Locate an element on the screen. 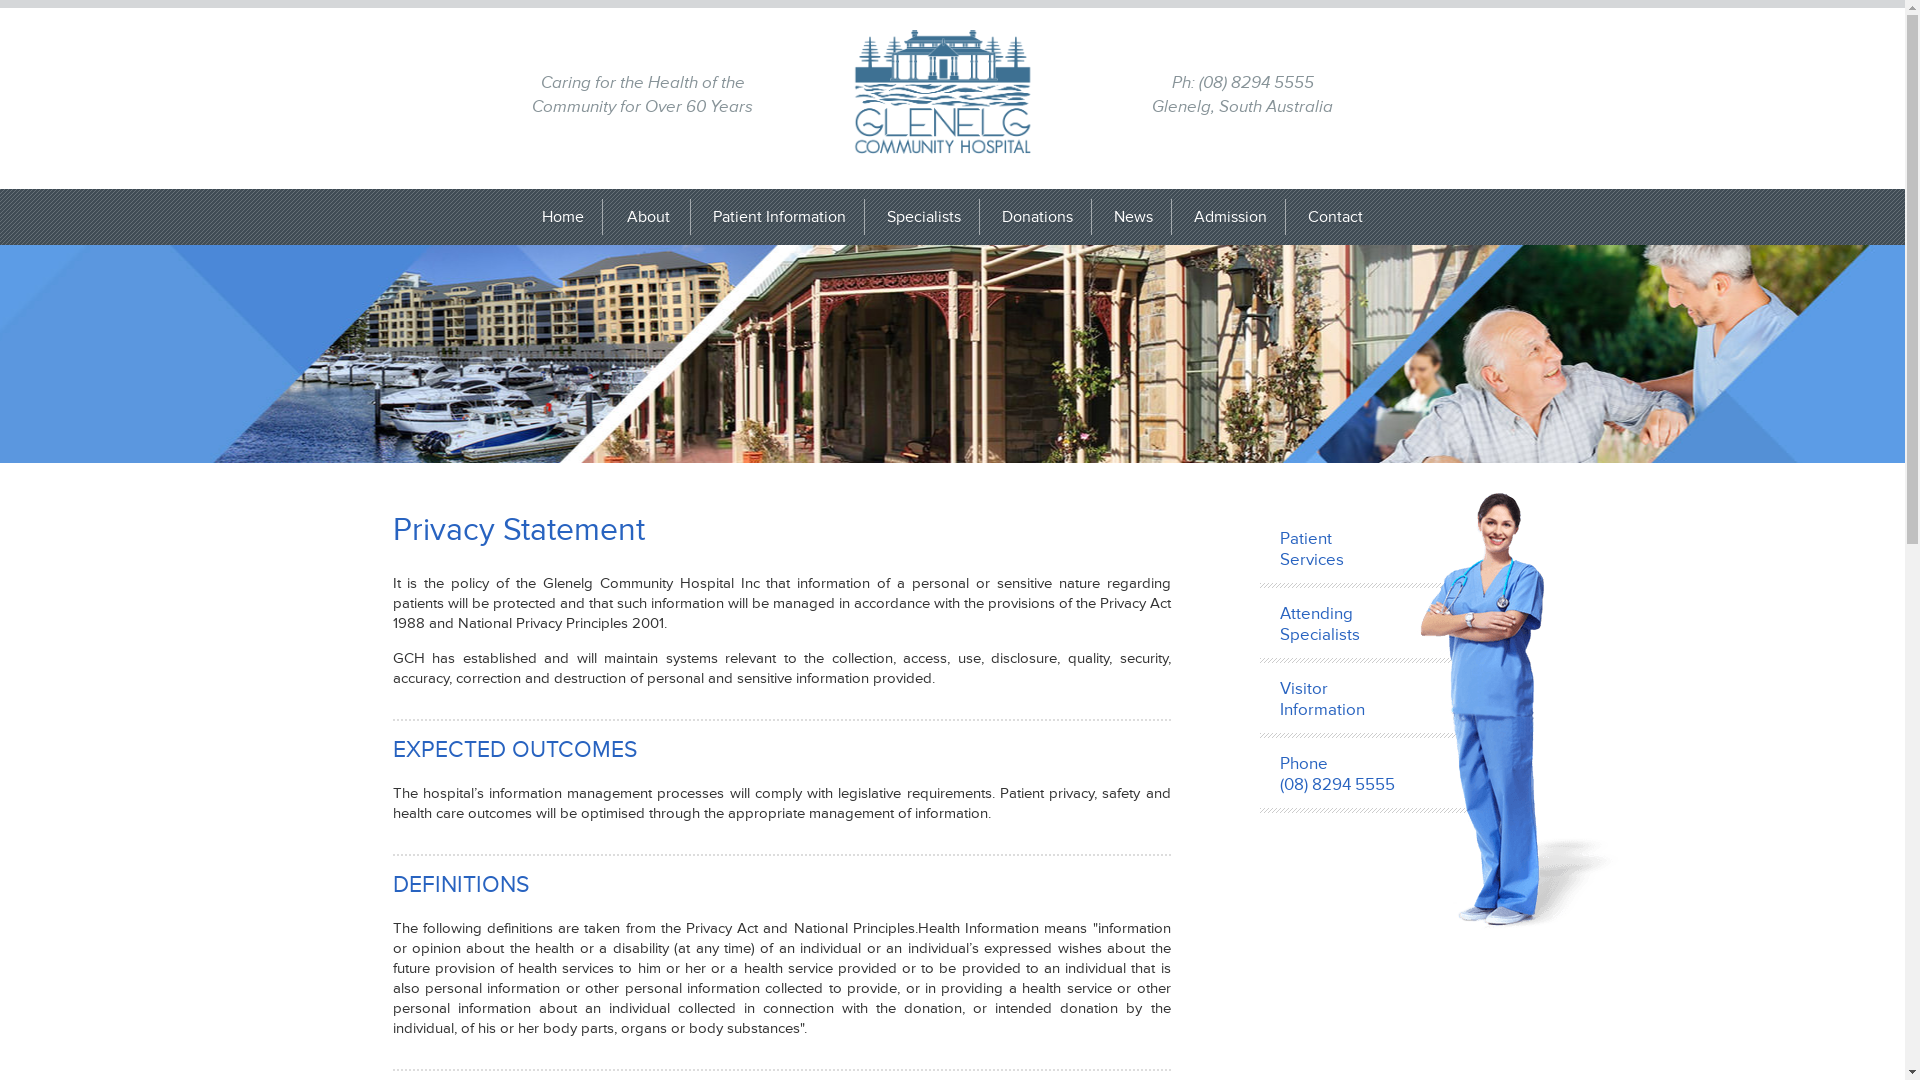 This screenshot has height=1080, width=1920. 'Admission' is located at coordinates (1229, 216).